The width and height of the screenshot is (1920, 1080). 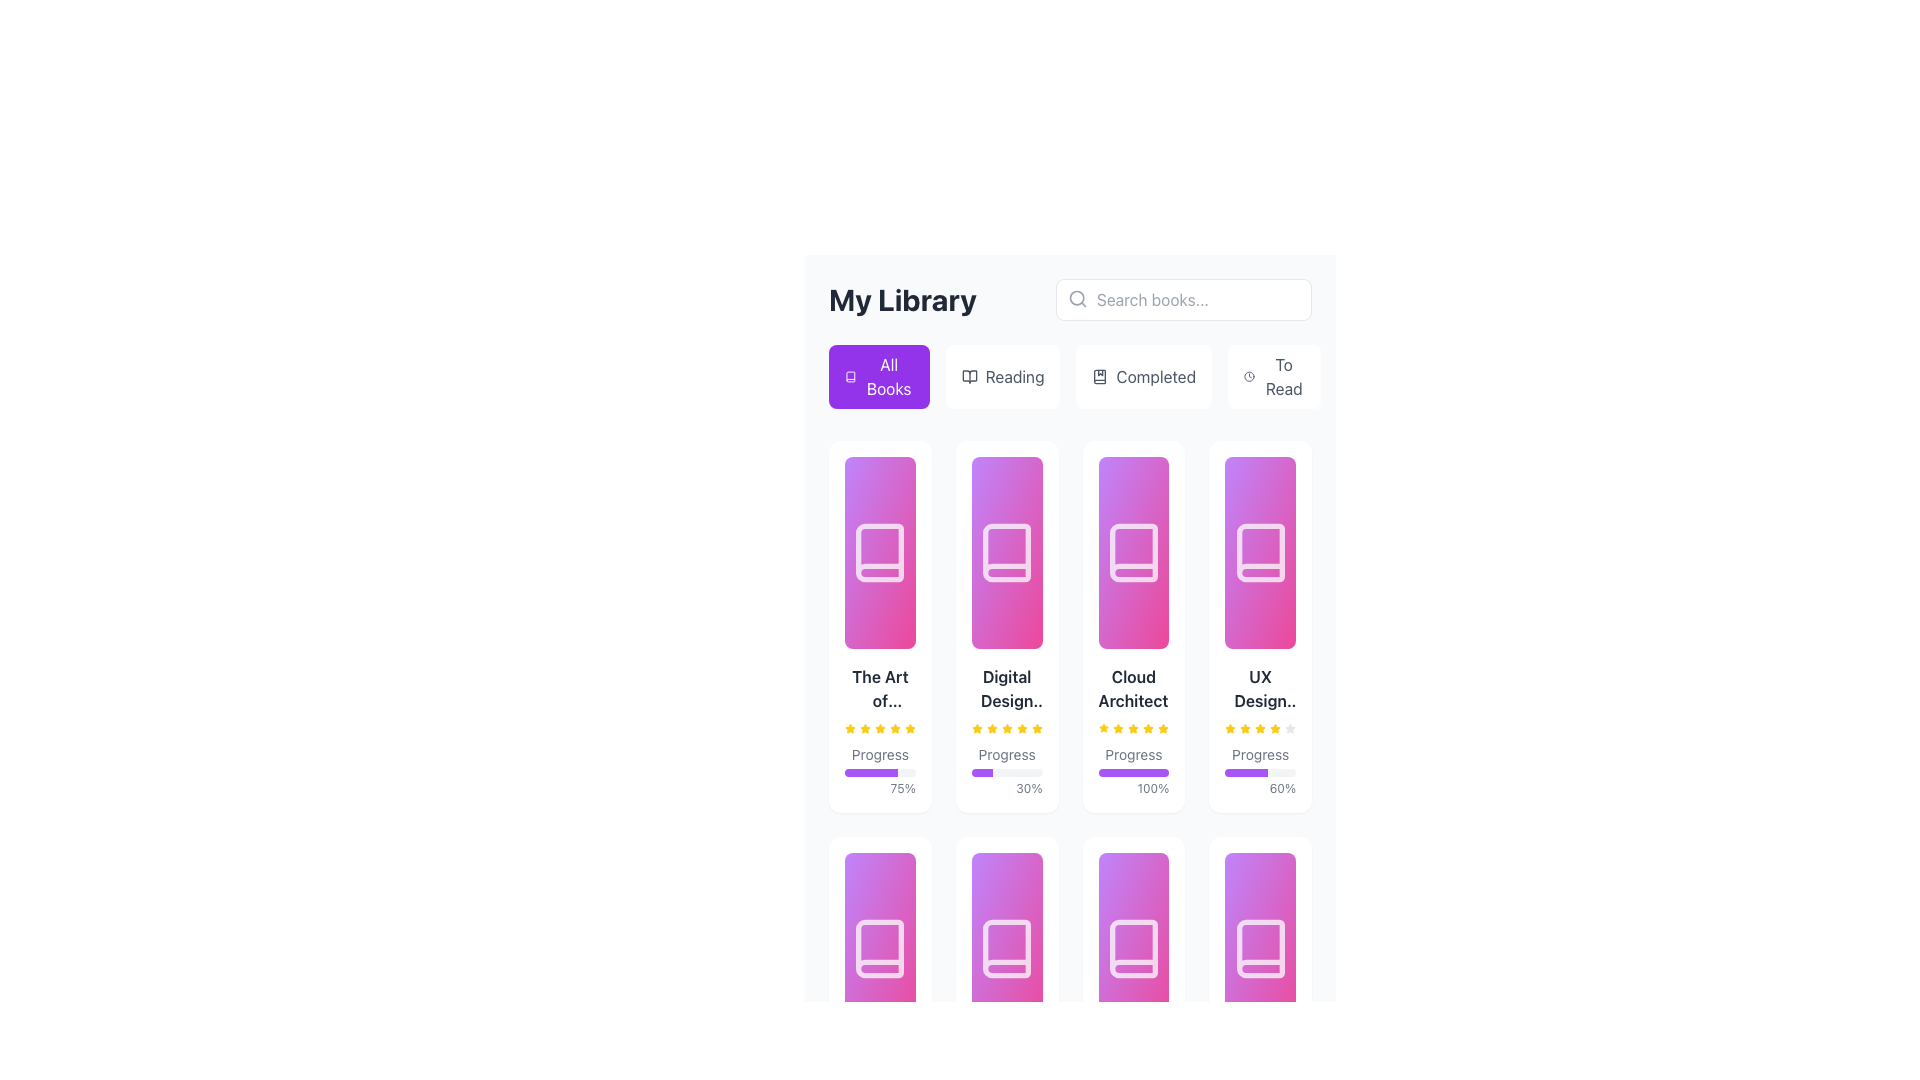 I want to click on the visual card representing the library item titled 'Cloud Architect', which is a vertical card with a gradient background and a white book icon at its center, so click(x=1133, y=552).